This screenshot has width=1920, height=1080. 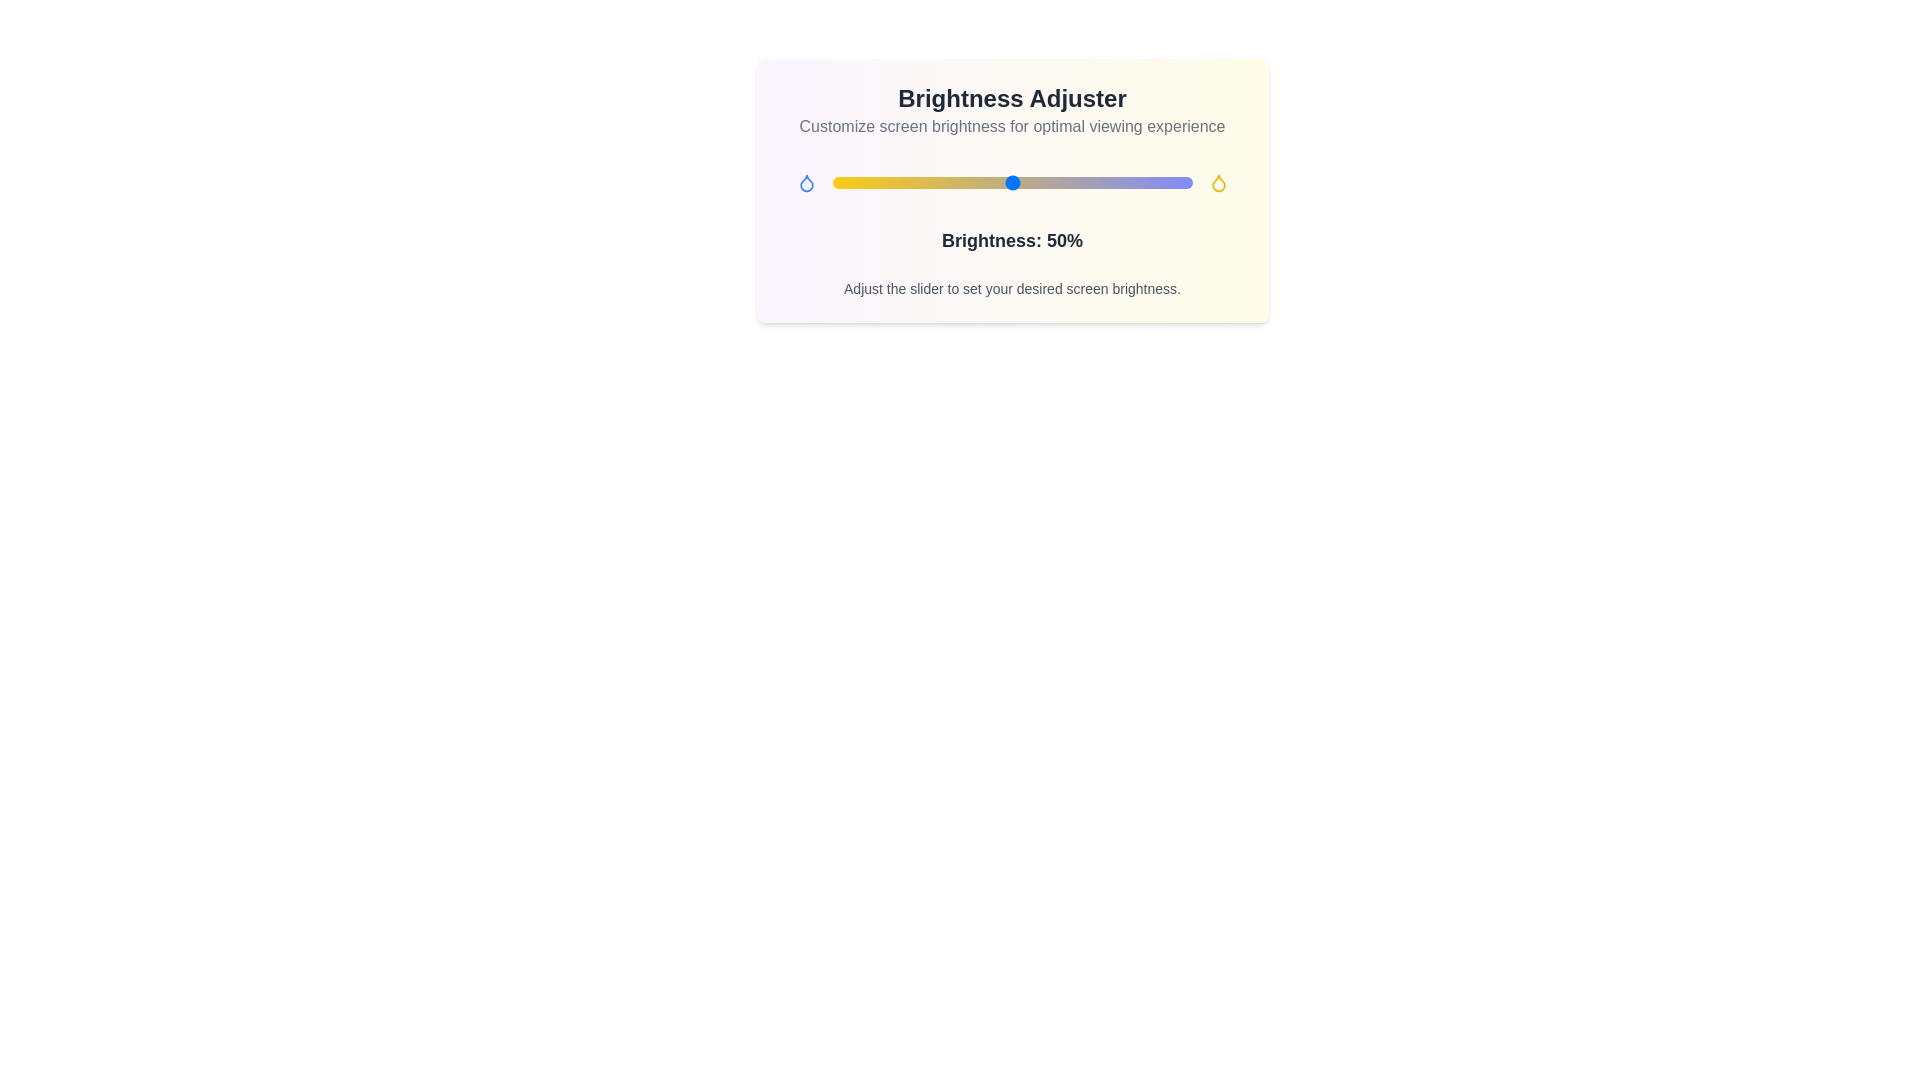 What do you see at coordinates (832, 182) in the screenshot?
I see `the brightness slider to 0% to observe the gradient` at bounding box center [832, 182].